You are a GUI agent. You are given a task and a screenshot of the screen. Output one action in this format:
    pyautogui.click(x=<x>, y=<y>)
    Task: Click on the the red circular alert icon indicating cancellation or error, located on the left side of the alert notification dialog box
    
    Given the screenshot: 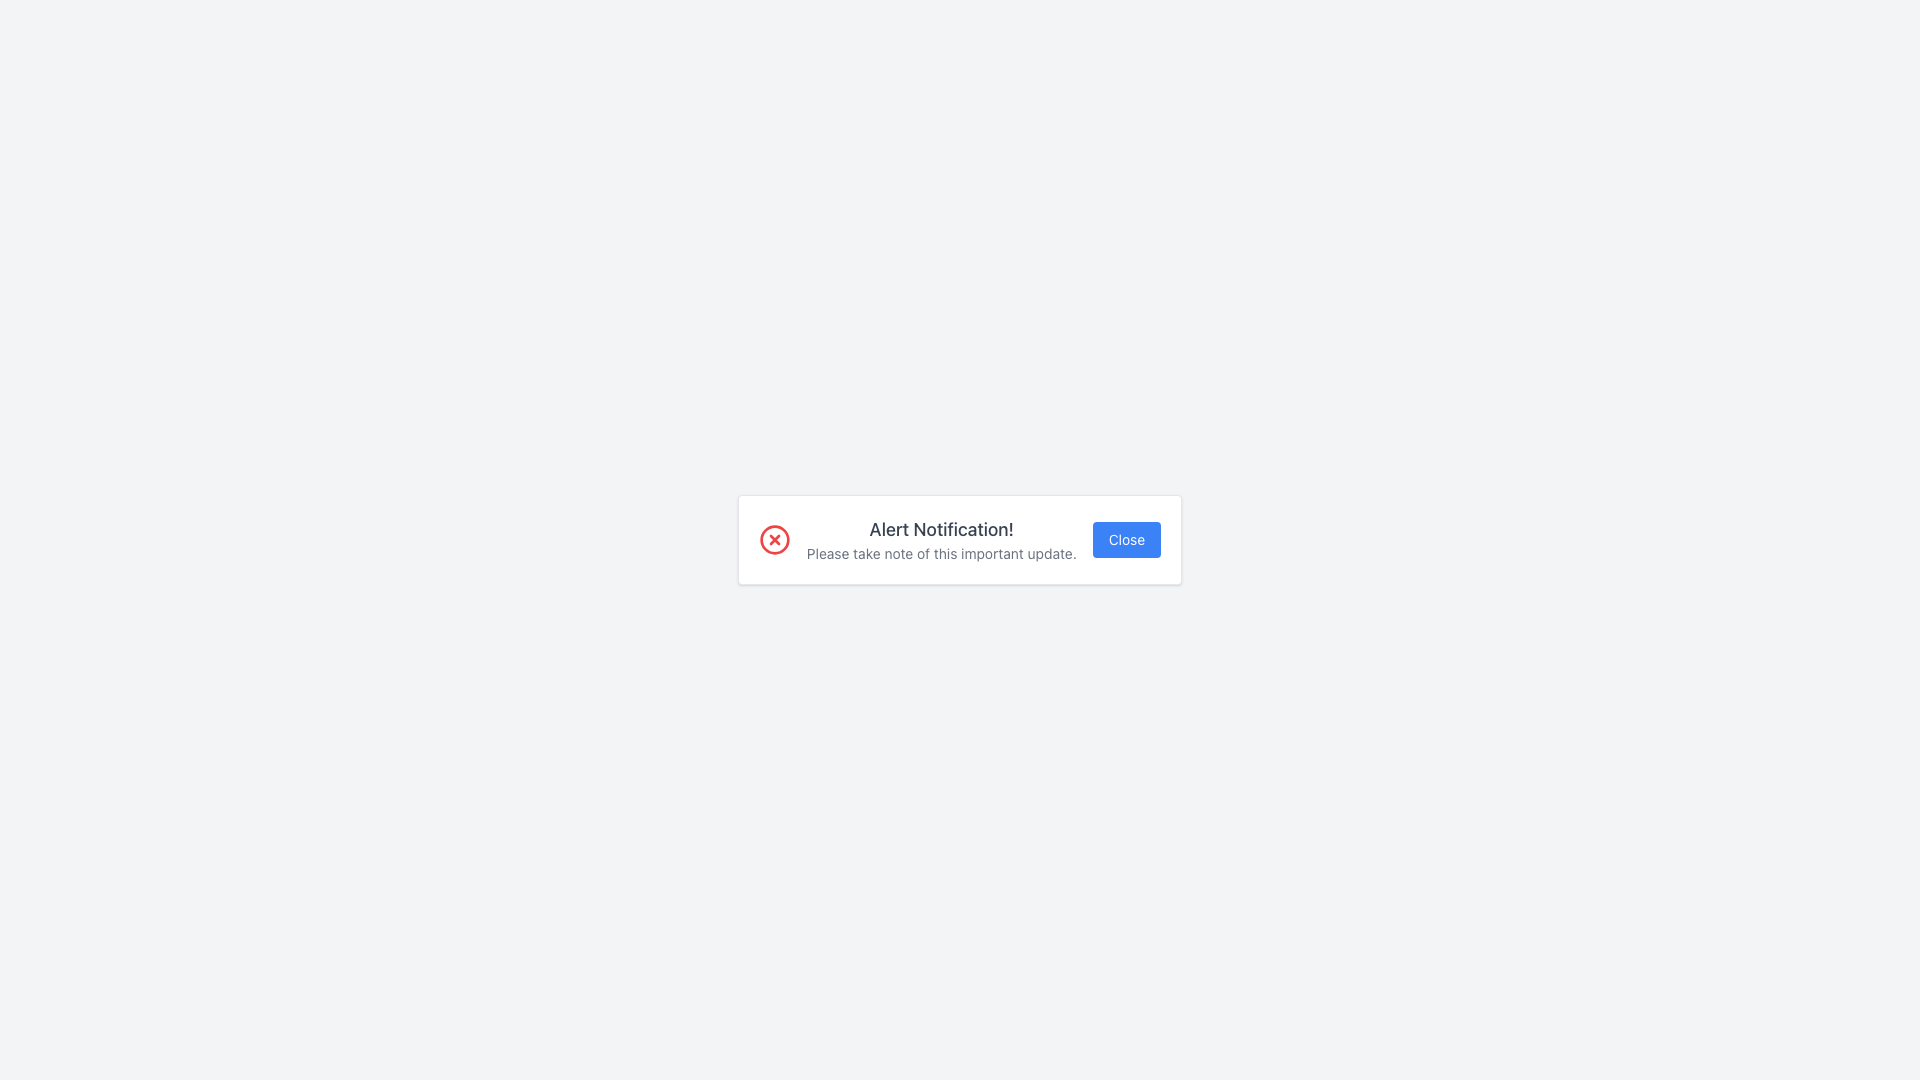 What is the action you would take?
    pyautogui.click(x=773, y=540)
    